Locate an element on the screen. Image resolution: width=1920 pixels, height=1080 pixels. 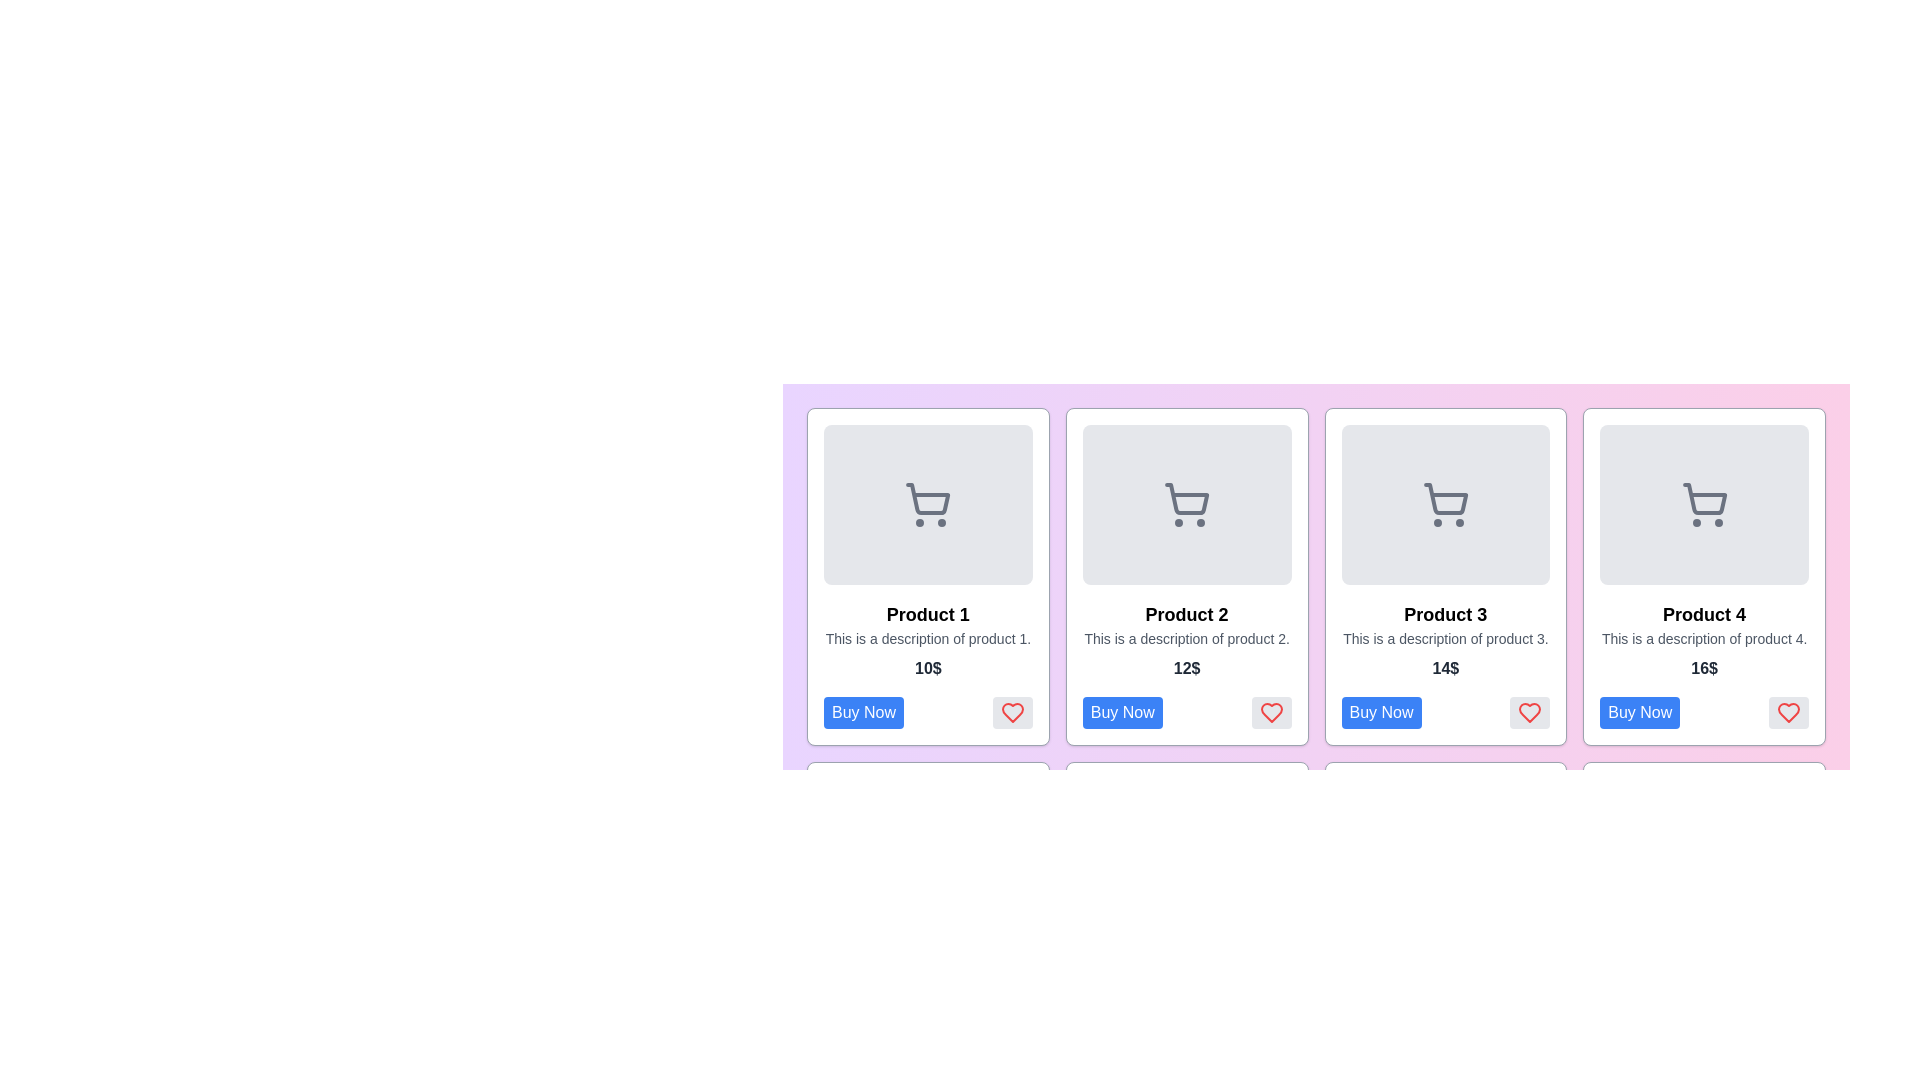
text label titled 'Product 2' which is bold and slightly larger, located inside the second column of product cards, positioned below the image placeholder is located at coordinates (1187, 613).